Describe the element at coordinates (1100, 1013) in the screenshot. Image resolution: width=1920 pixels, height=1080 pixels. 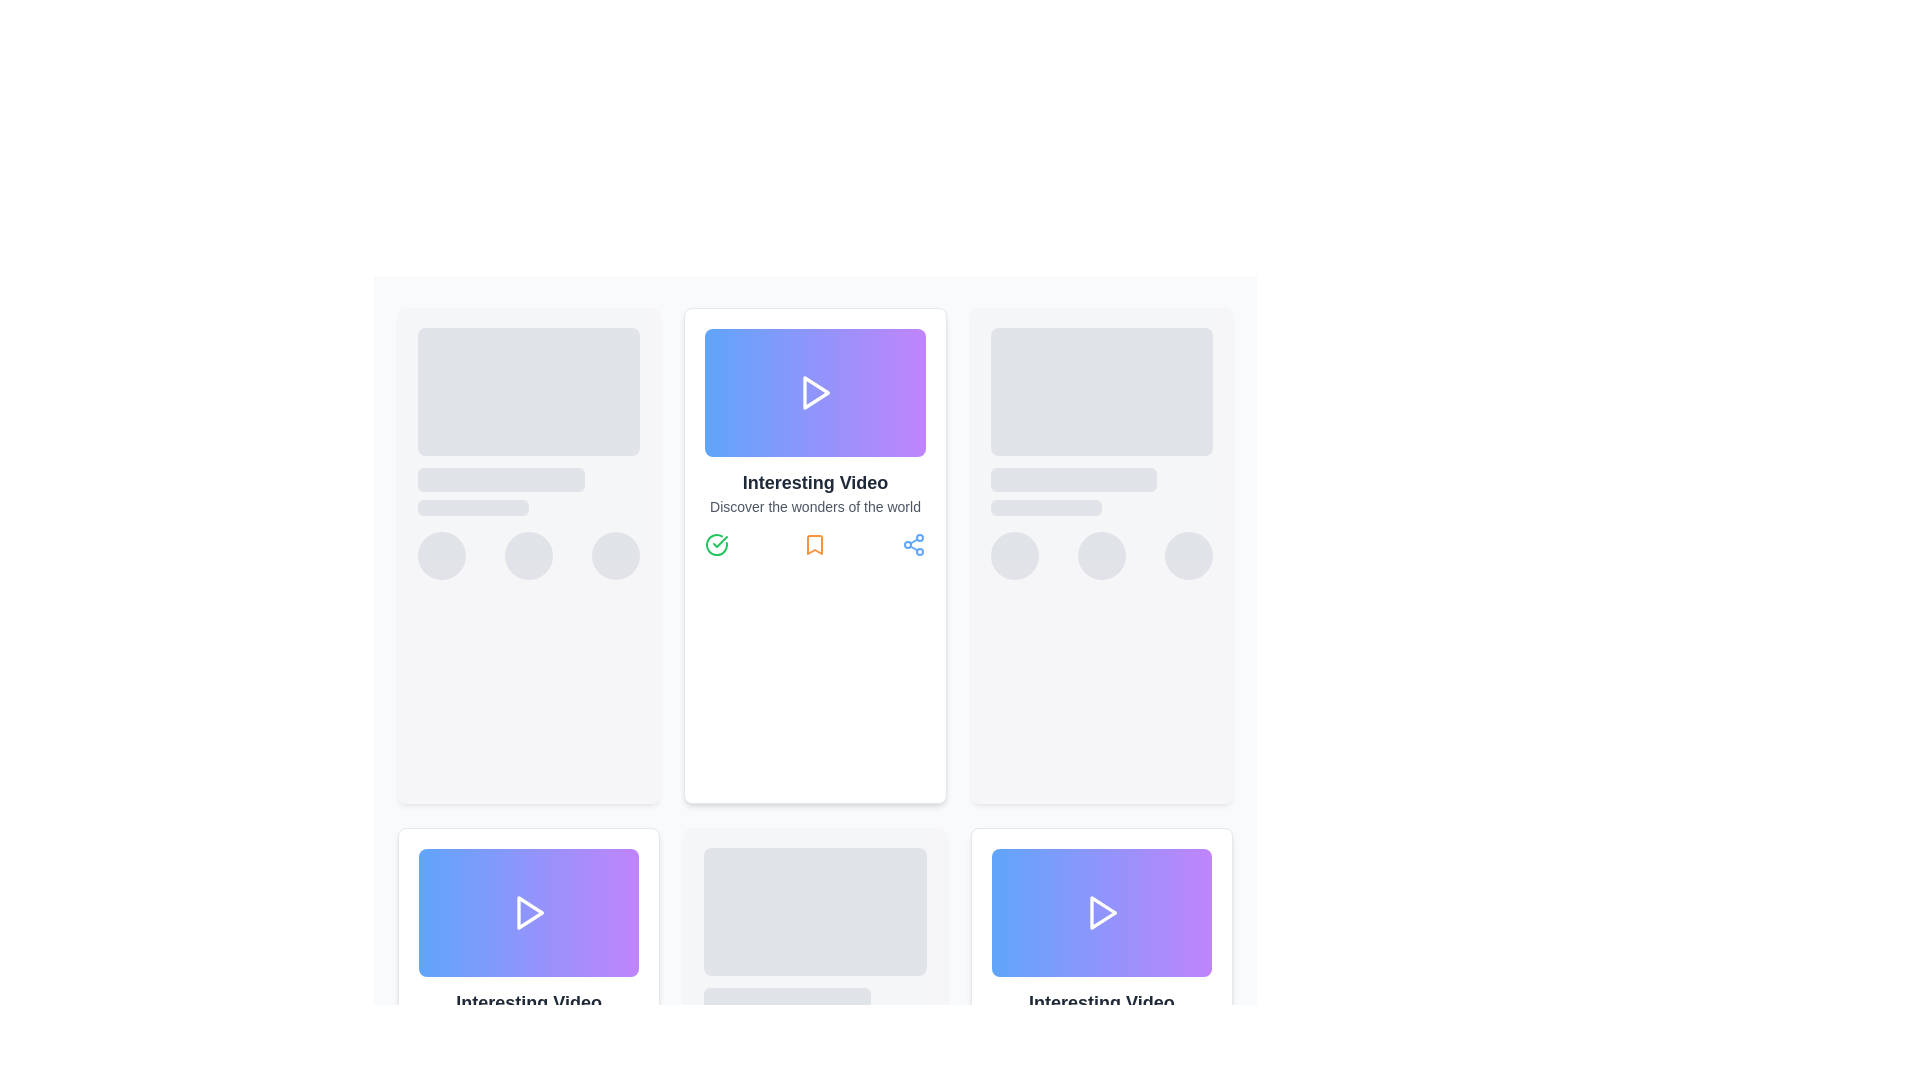
I see `the text display element that serves as the title and subtitle for the content in the card located in the bottom center of the card, which is positioned in the center of a three-column grid layout` at that location.